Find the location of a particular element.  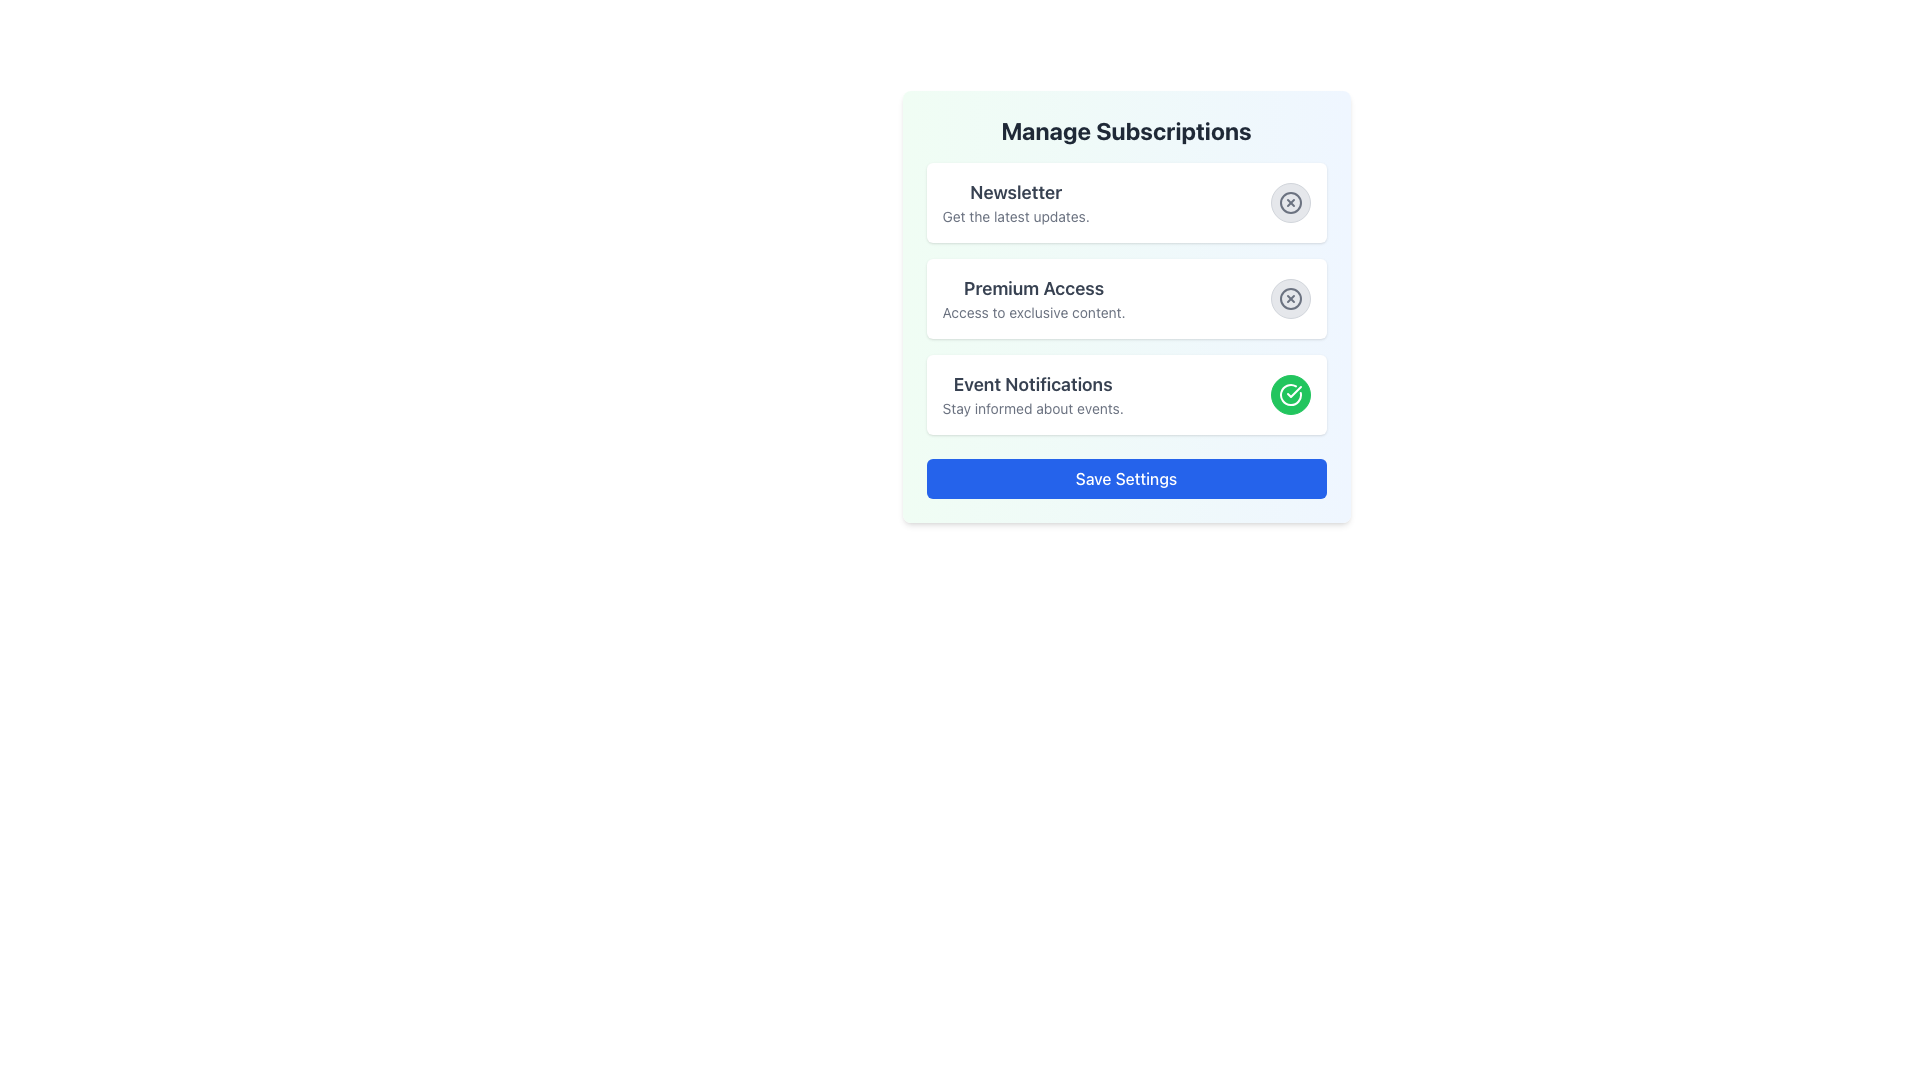

the button in the upper-right corner of the 'Newsletter' subscription card, which serves to deselect or close the newsletter feature is located at coordinates (1290, 203).